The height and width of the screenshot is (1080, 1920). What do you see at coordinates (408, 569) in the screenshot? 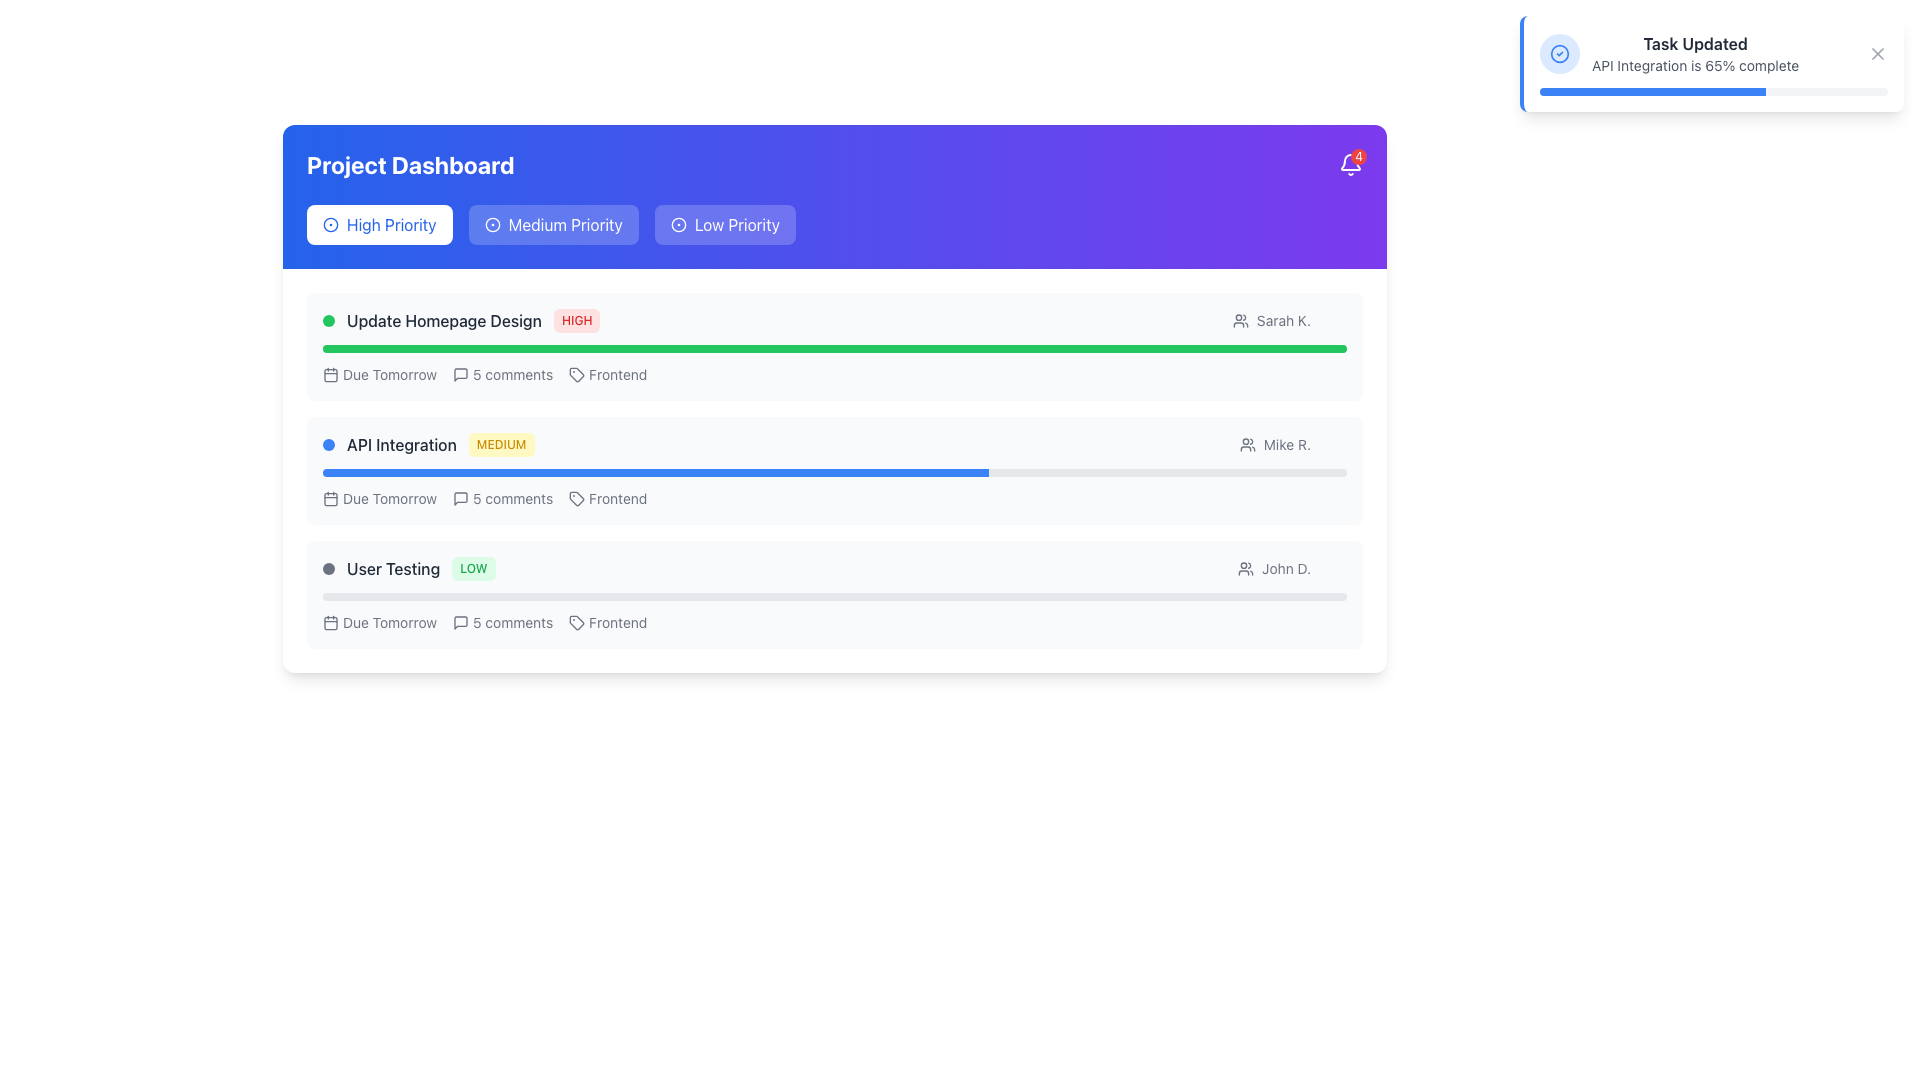
I see `priority level of the task labeled 'User Testing', which is indicated by the green label with the text 'LOW' located on the right side of the element` at bounding box center [408, 569].